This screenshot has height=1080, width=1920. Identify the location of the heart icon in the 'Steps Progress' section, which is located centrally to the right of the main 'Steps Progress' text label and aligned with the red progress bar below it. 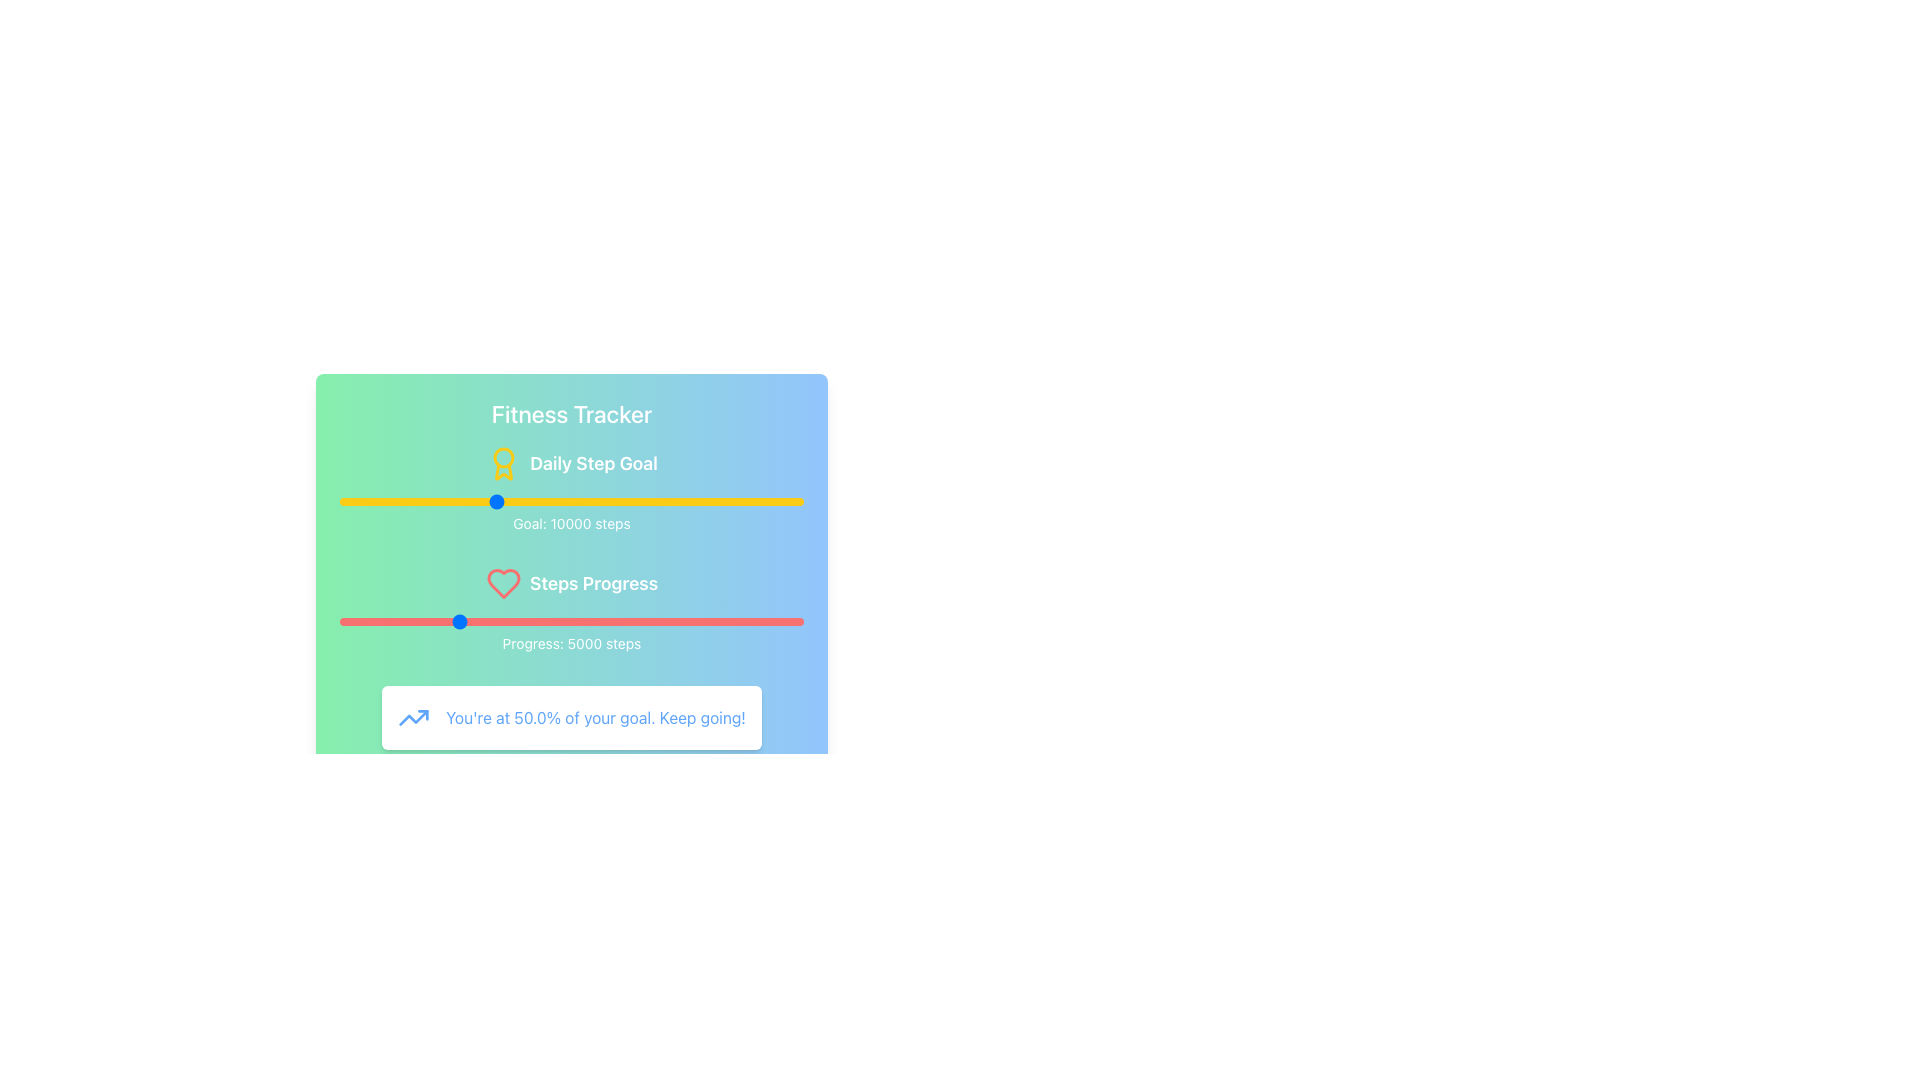
(504, 583).